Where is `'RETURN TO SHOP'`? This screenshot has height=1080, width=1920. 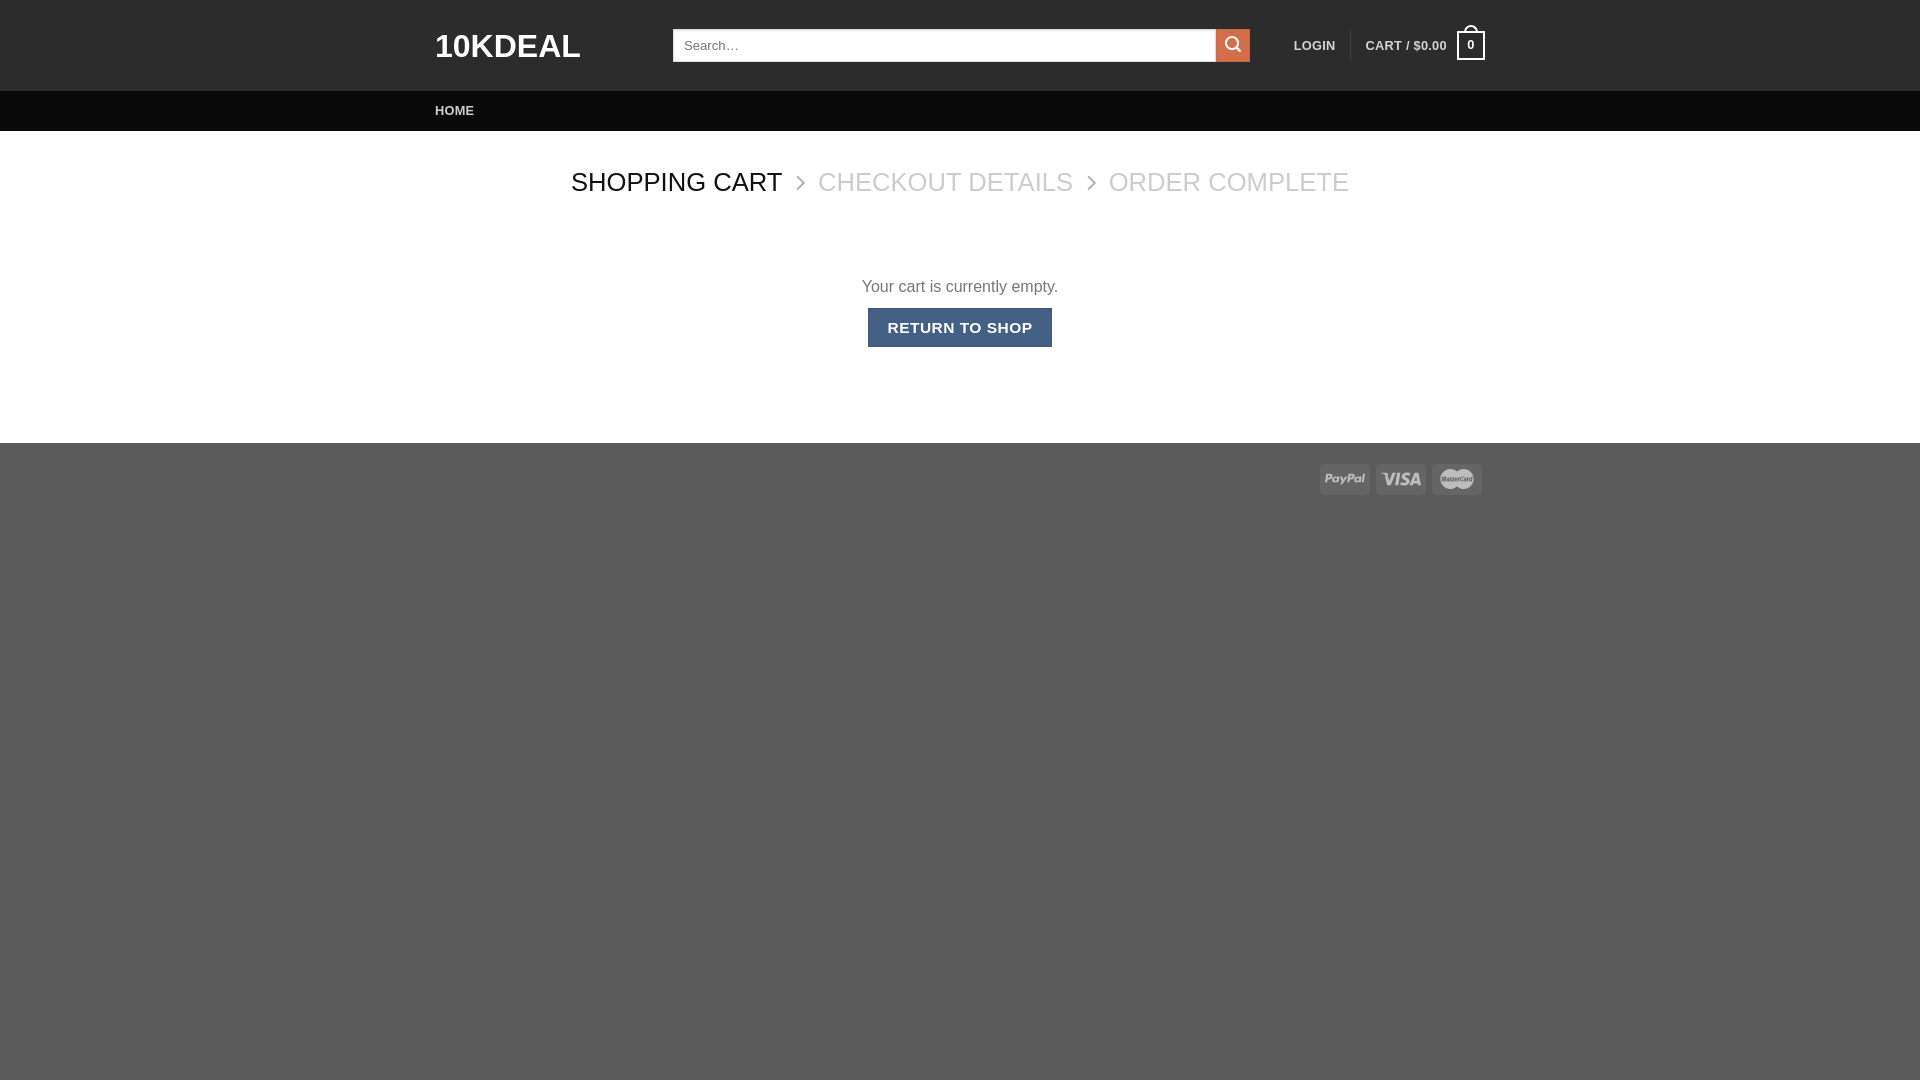 'RETURN TO SHOP' is located at coordinates (960, 326).